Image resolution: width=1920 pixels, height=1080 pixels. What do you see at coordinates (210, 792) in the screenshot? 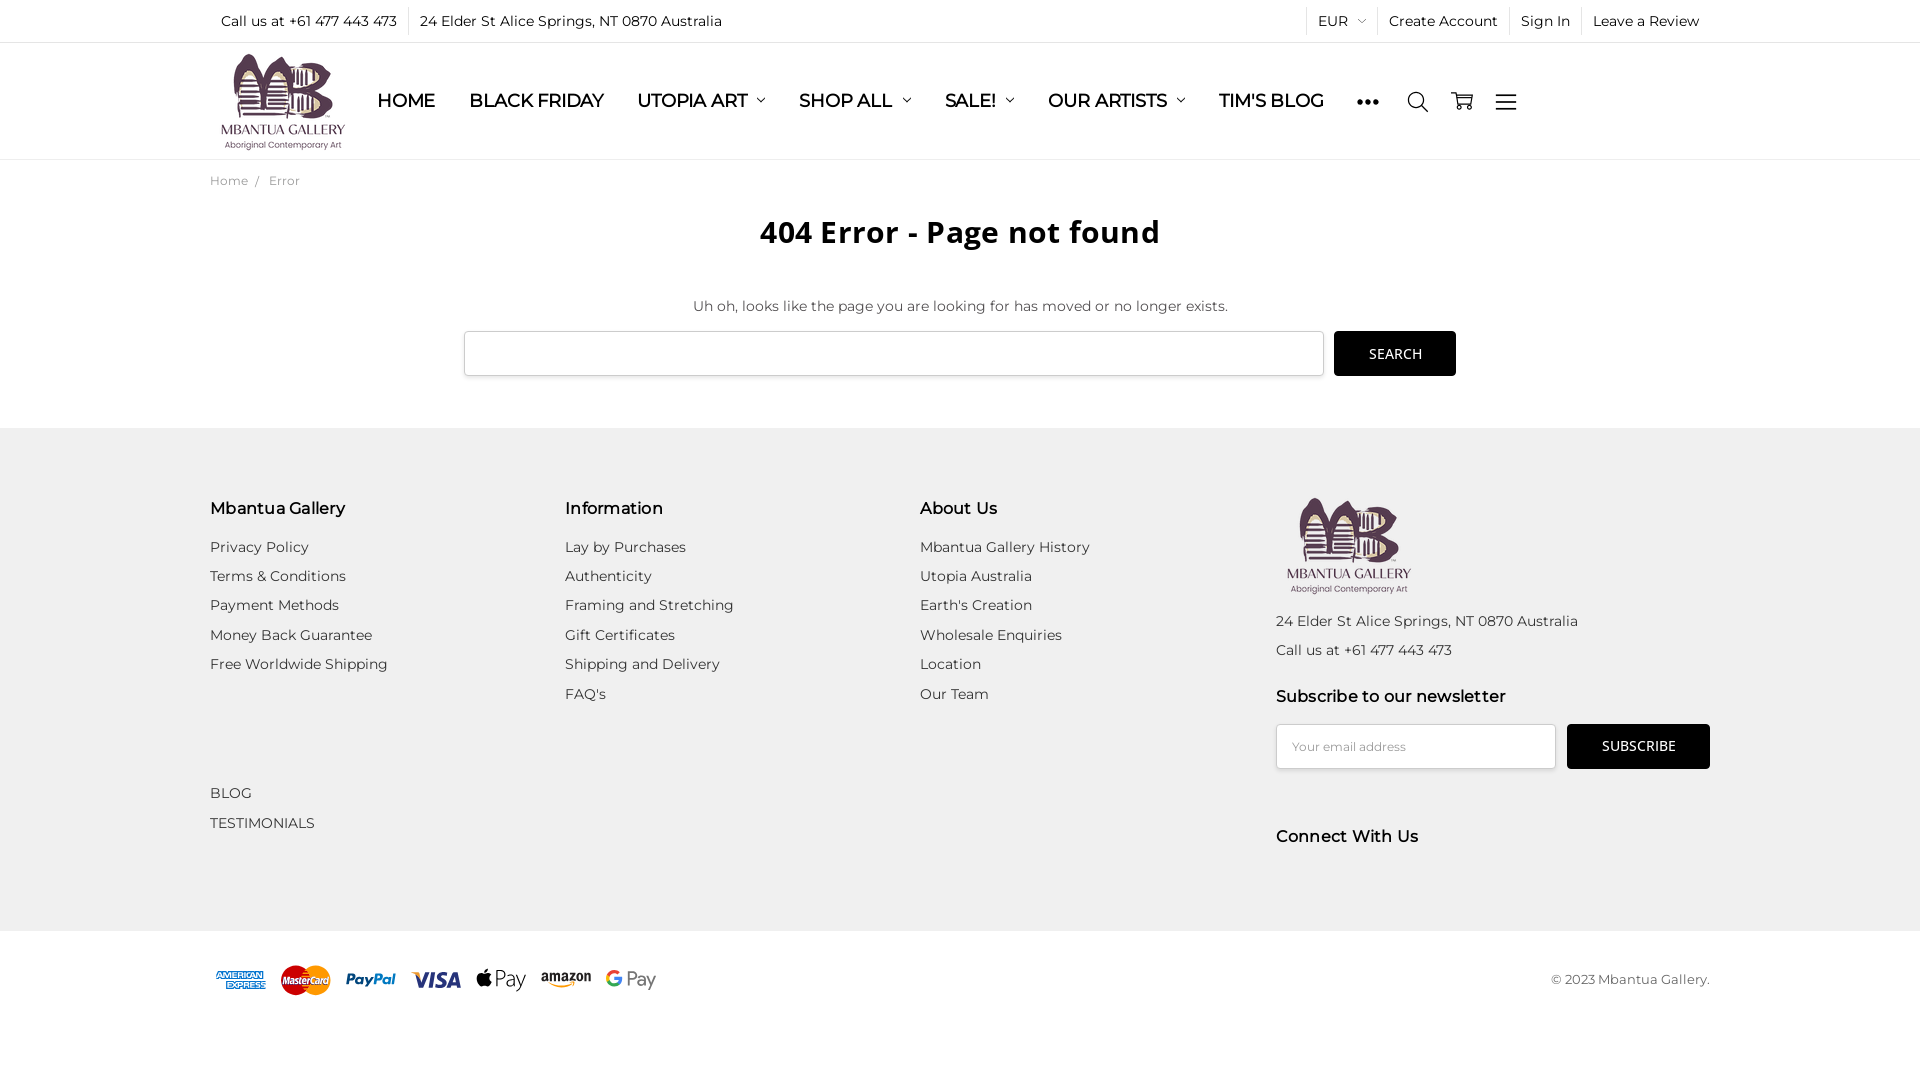
I see `'BLOG'` at bounding box center [210, 792].